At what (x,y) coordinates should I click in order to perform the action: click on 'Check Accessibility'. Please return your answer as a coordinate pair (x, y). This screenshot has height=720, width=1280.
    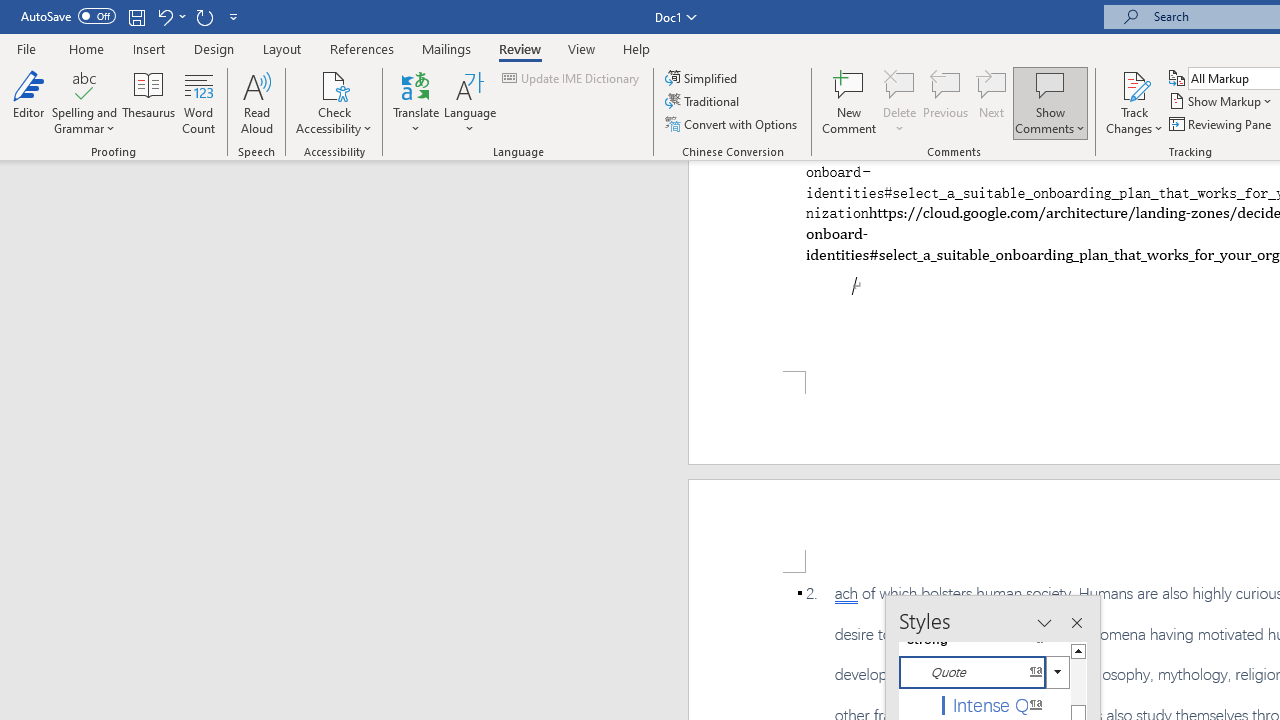
    Looking at the image, I should click on (334, 103).